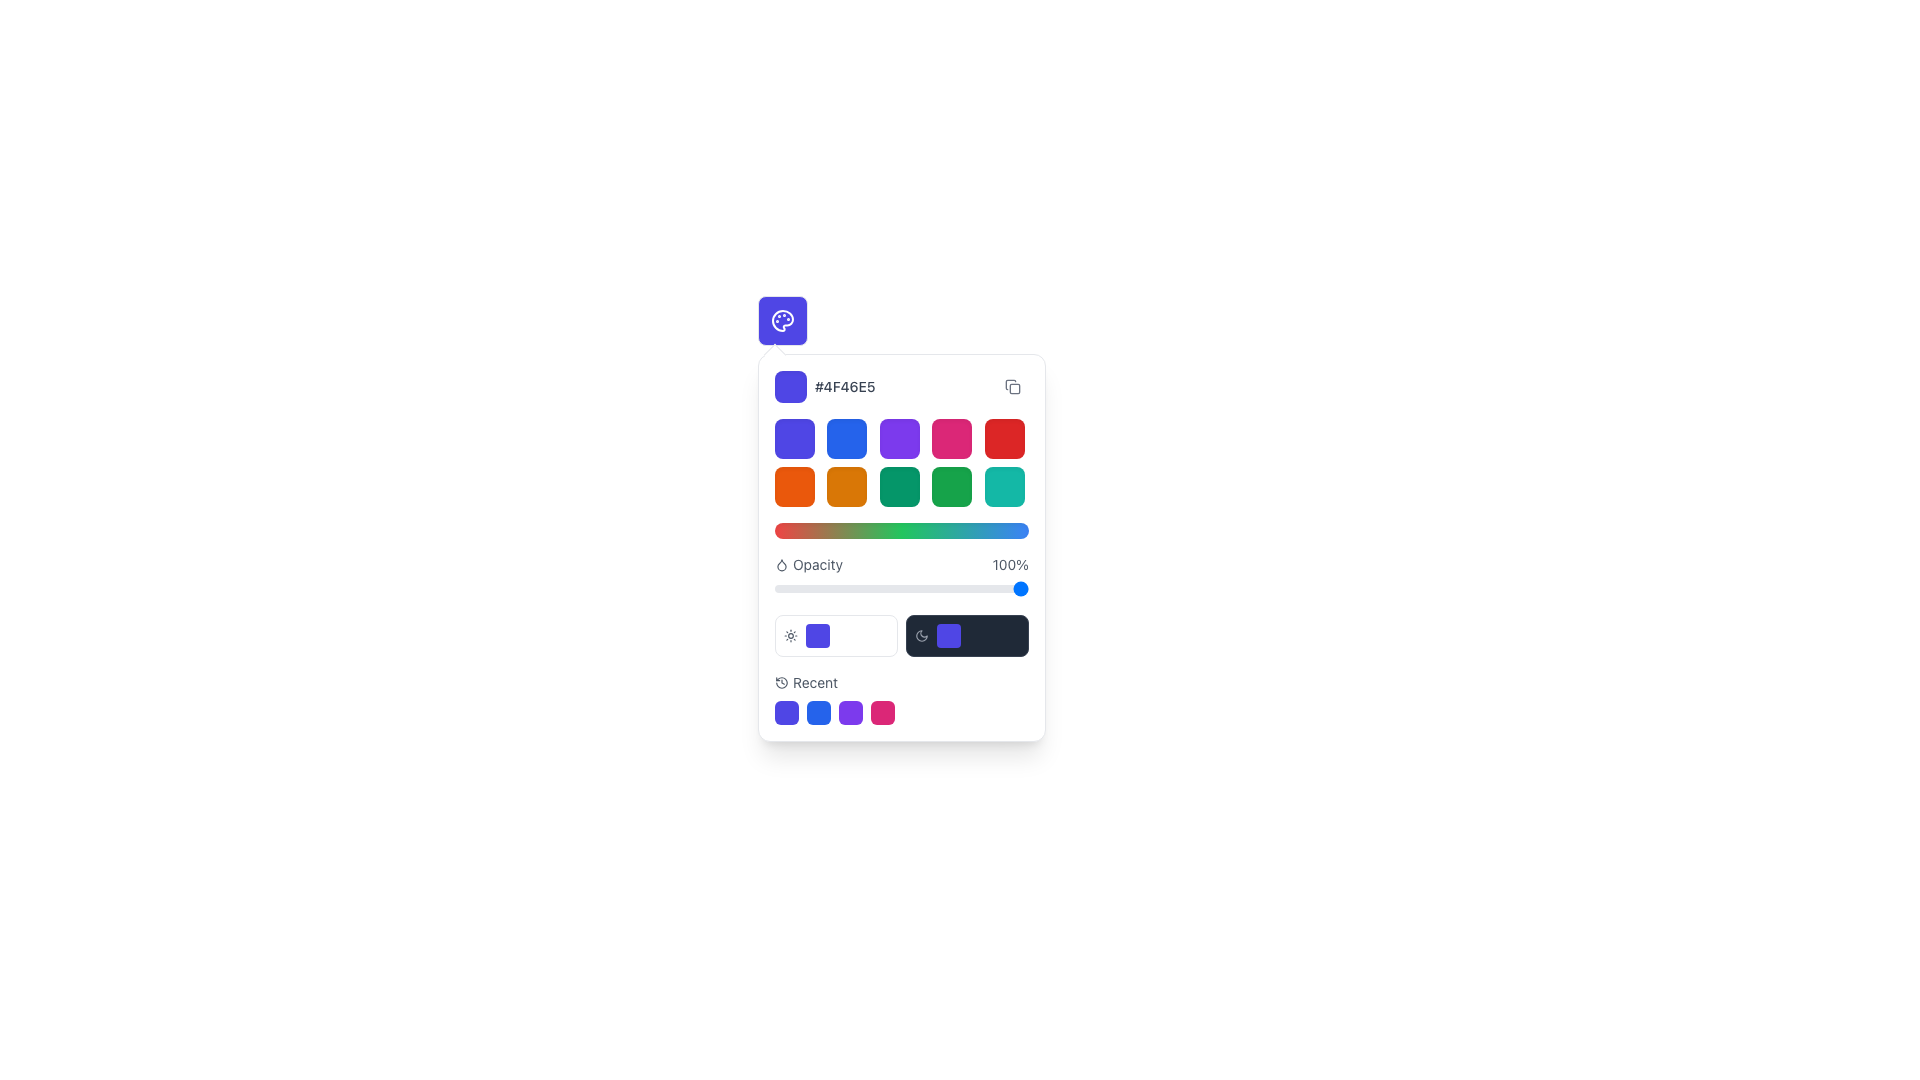 The height and width of the screenshot is (1080, 1920). What do you see at coordinates (951, 438) in the screenshot?
I see `the fourth button in the first row of a grid, which is a color selection option` at bounding box center [951, 438].